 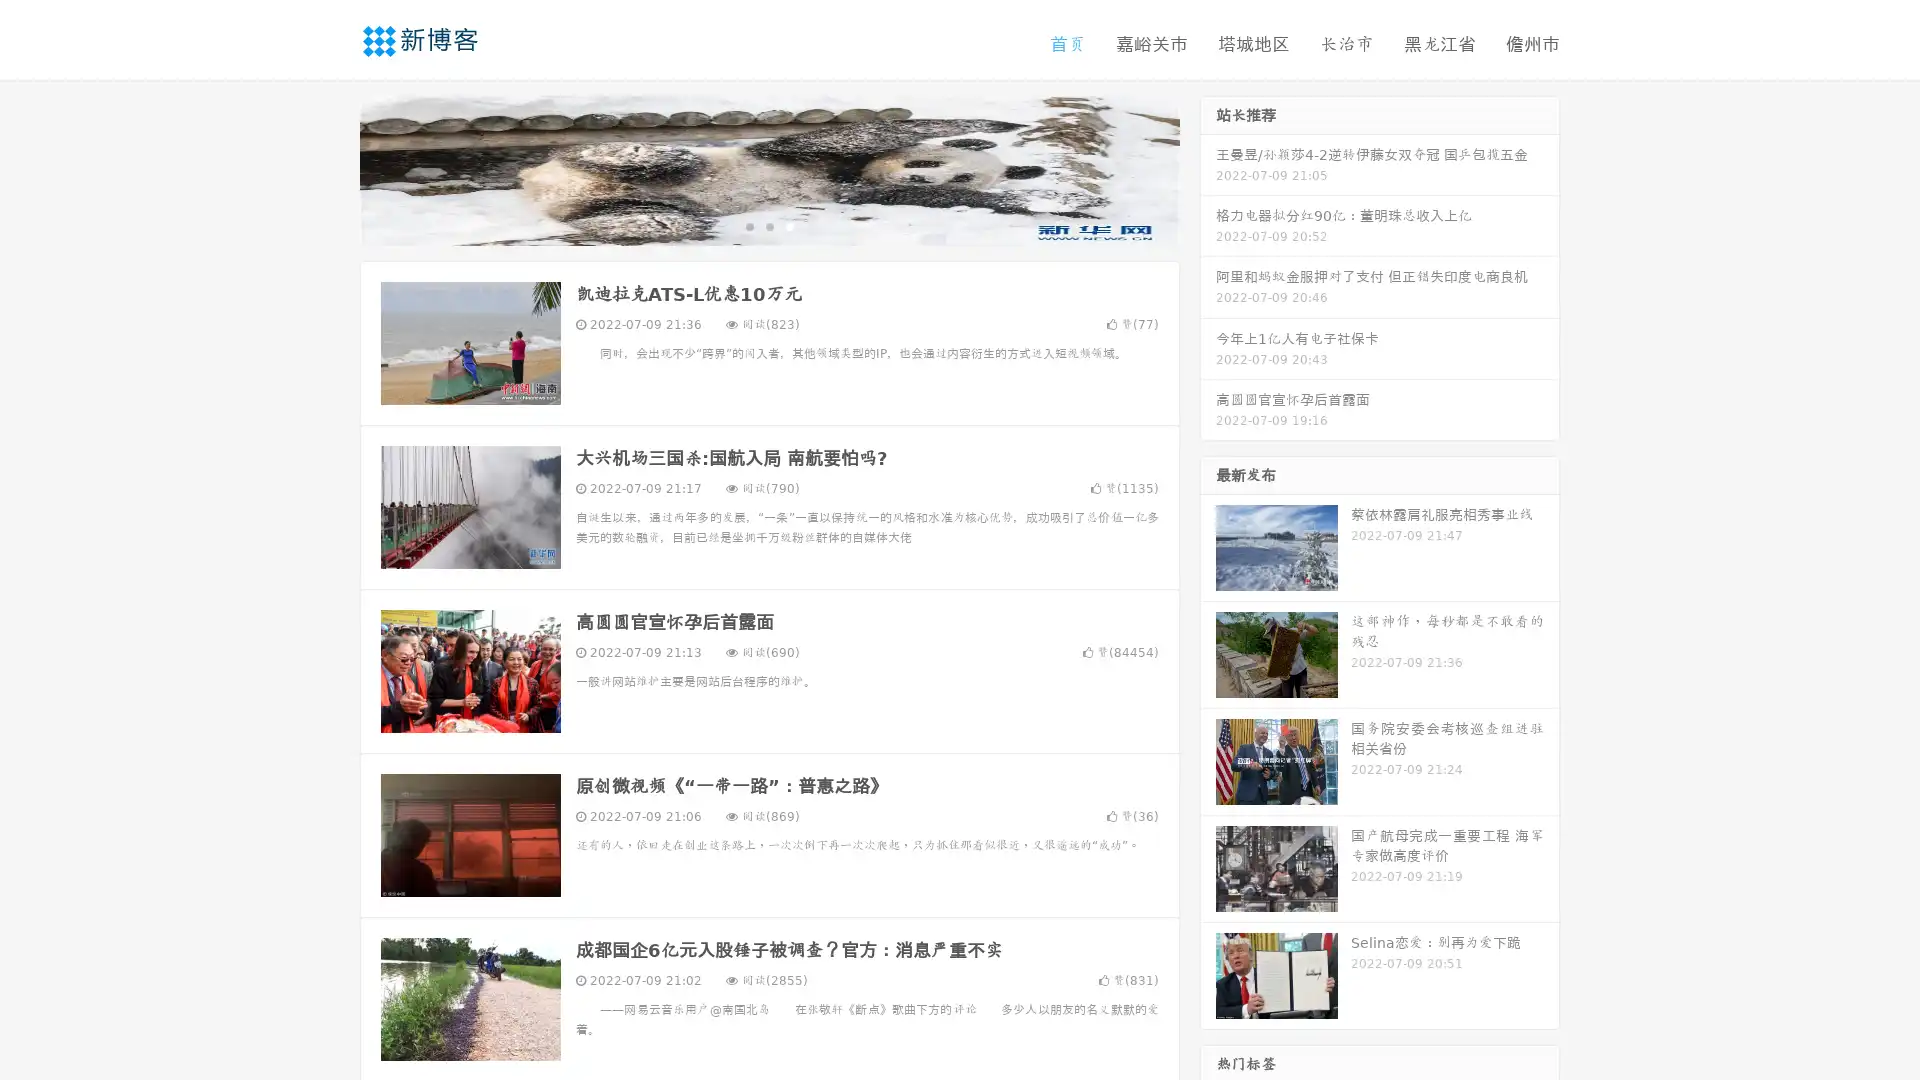 I want to click on Go to slide 2, so click(x=768, y=225).